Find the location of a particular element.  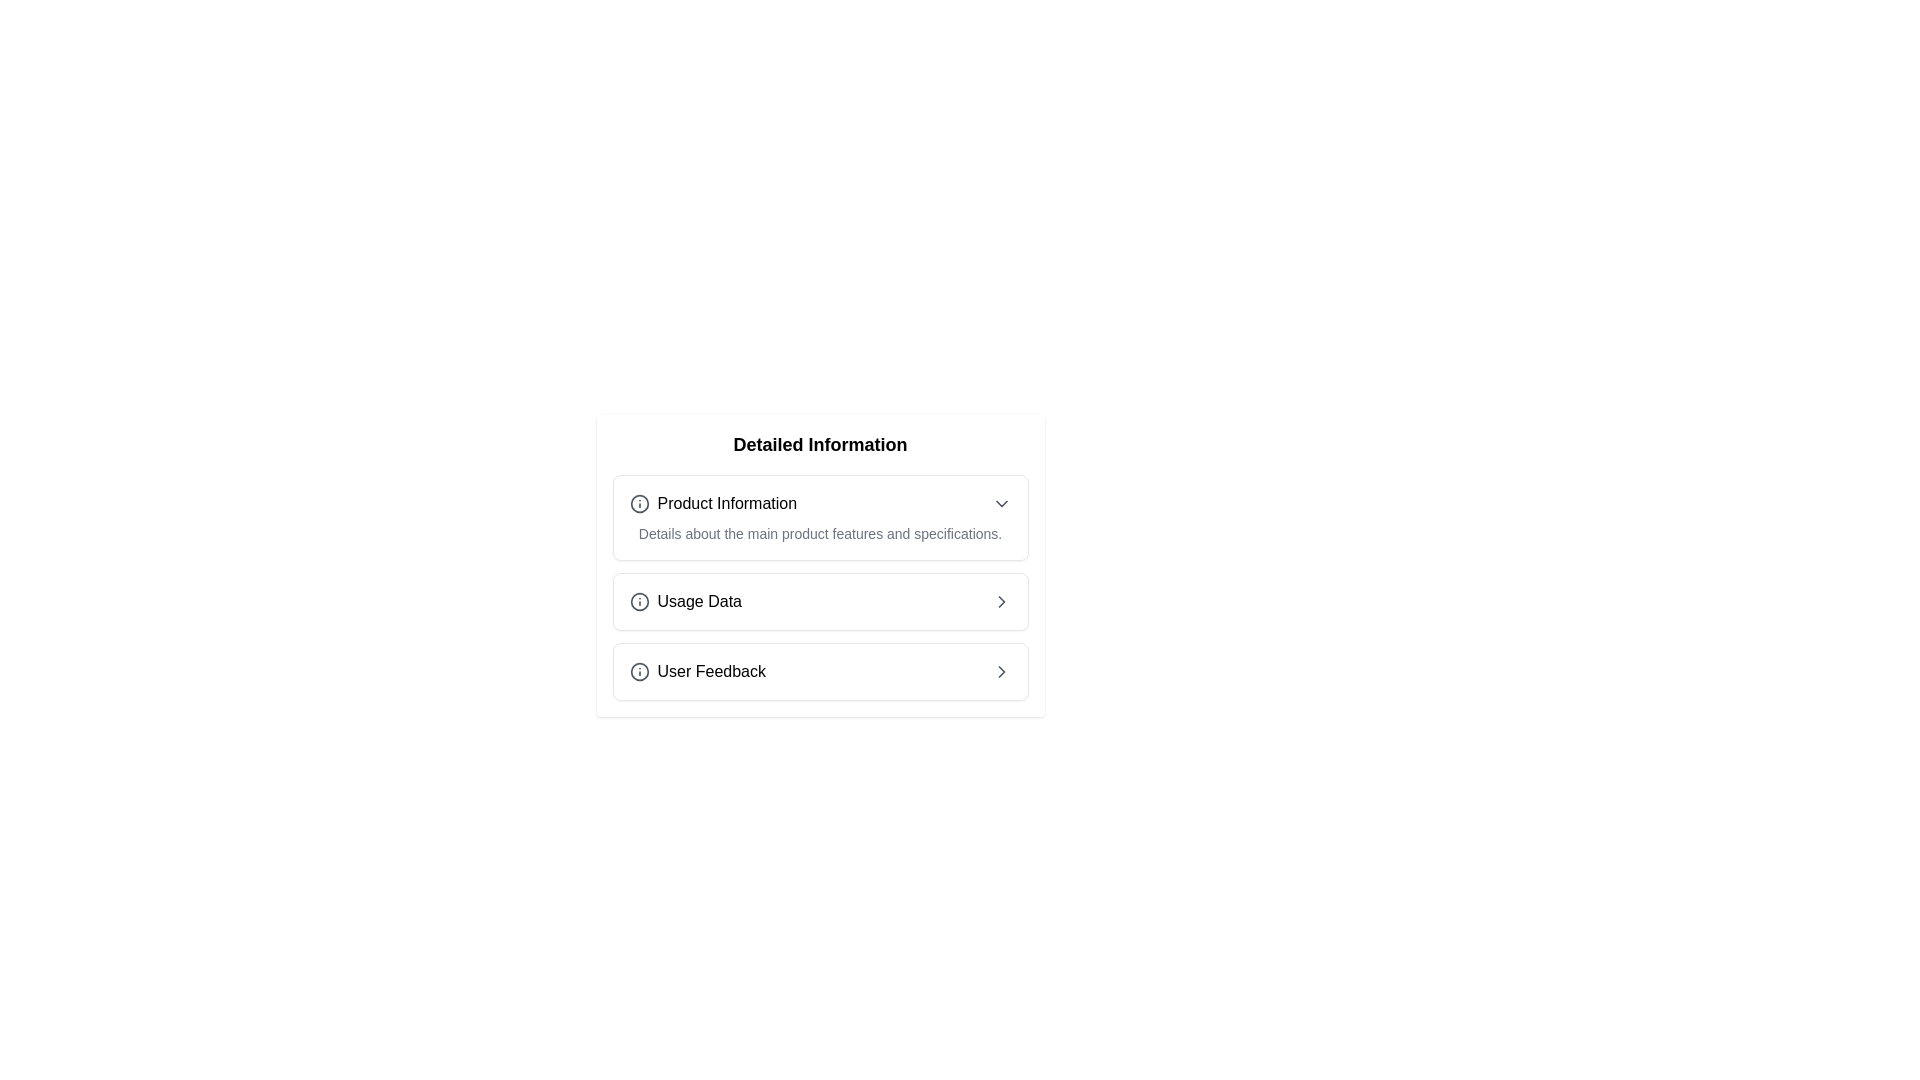

the right-pointing chevron icon next to the 'Usage Data' label by moving the cursor to its center is located at coordinates (1001, 600).